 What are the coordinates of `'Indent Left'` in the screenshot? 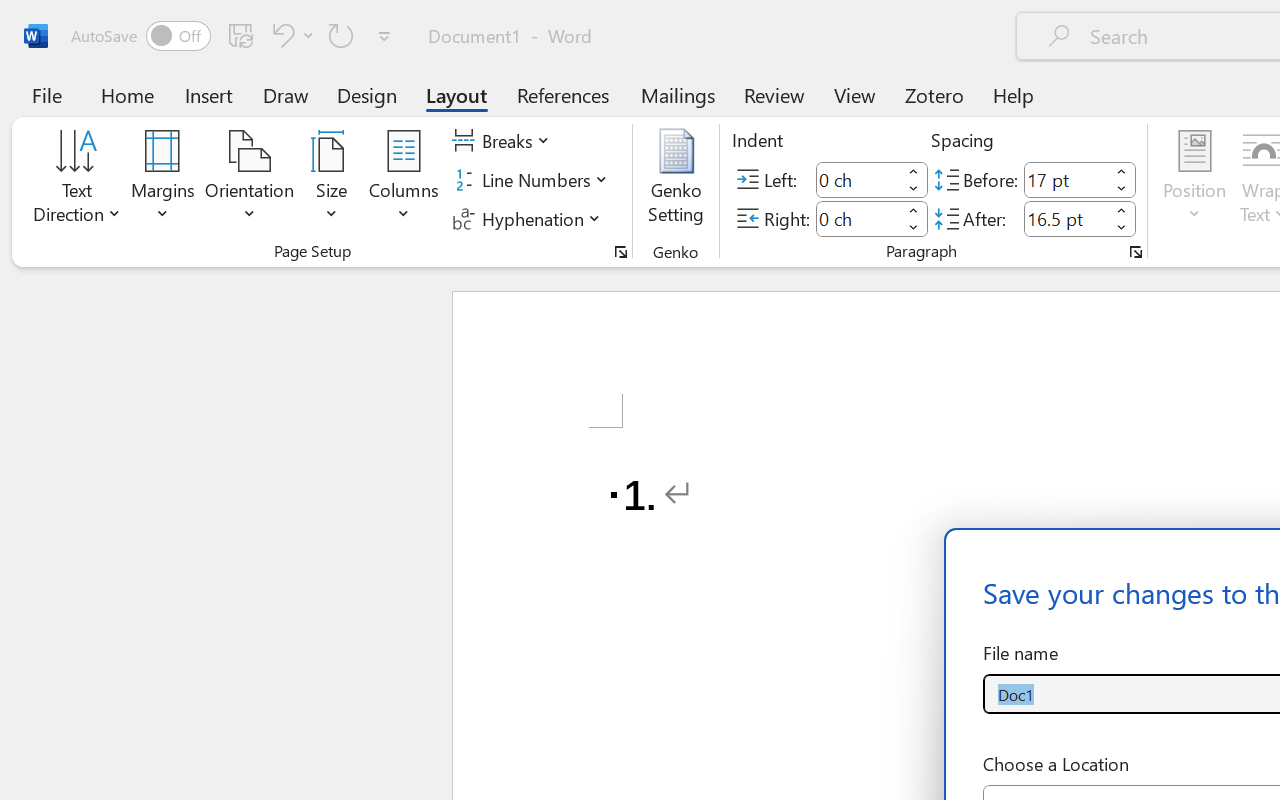 It's located at (858, 178).